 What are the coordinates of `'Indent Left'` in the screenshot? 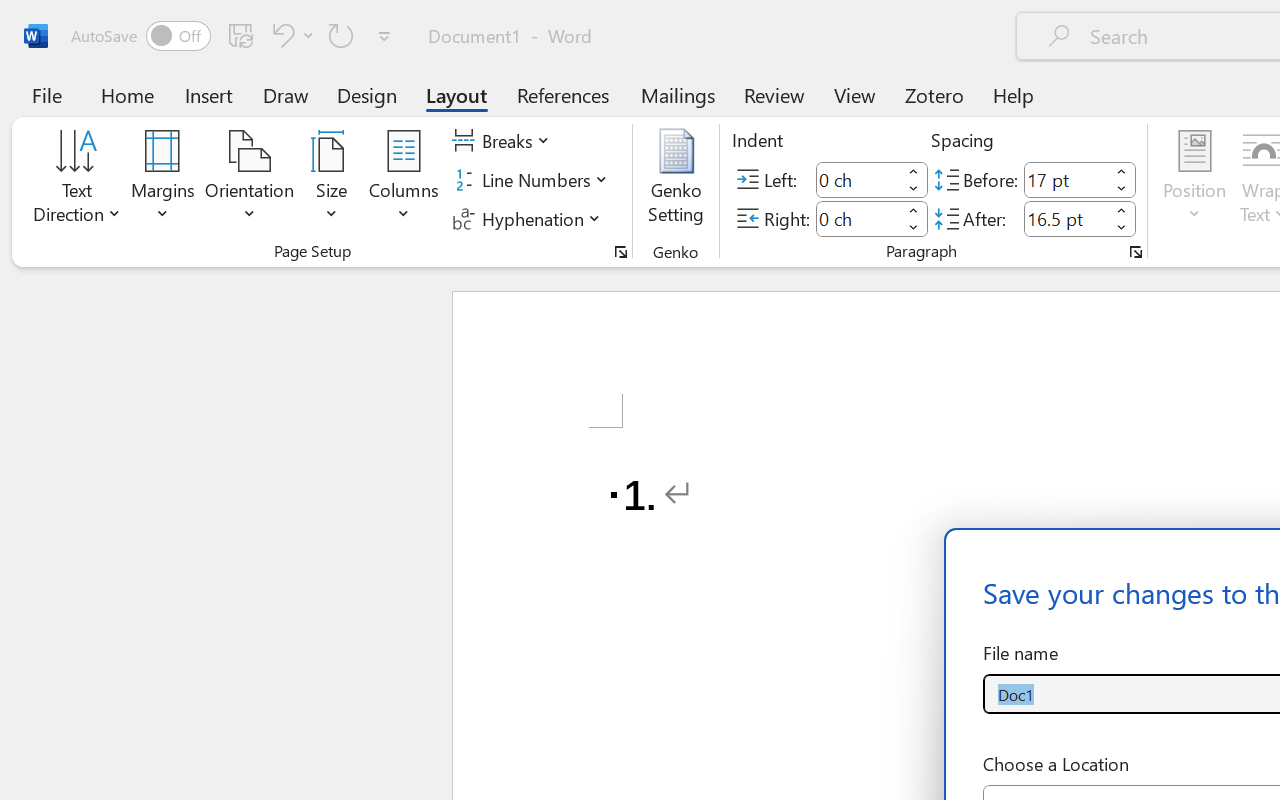 It's located at (858, 178).